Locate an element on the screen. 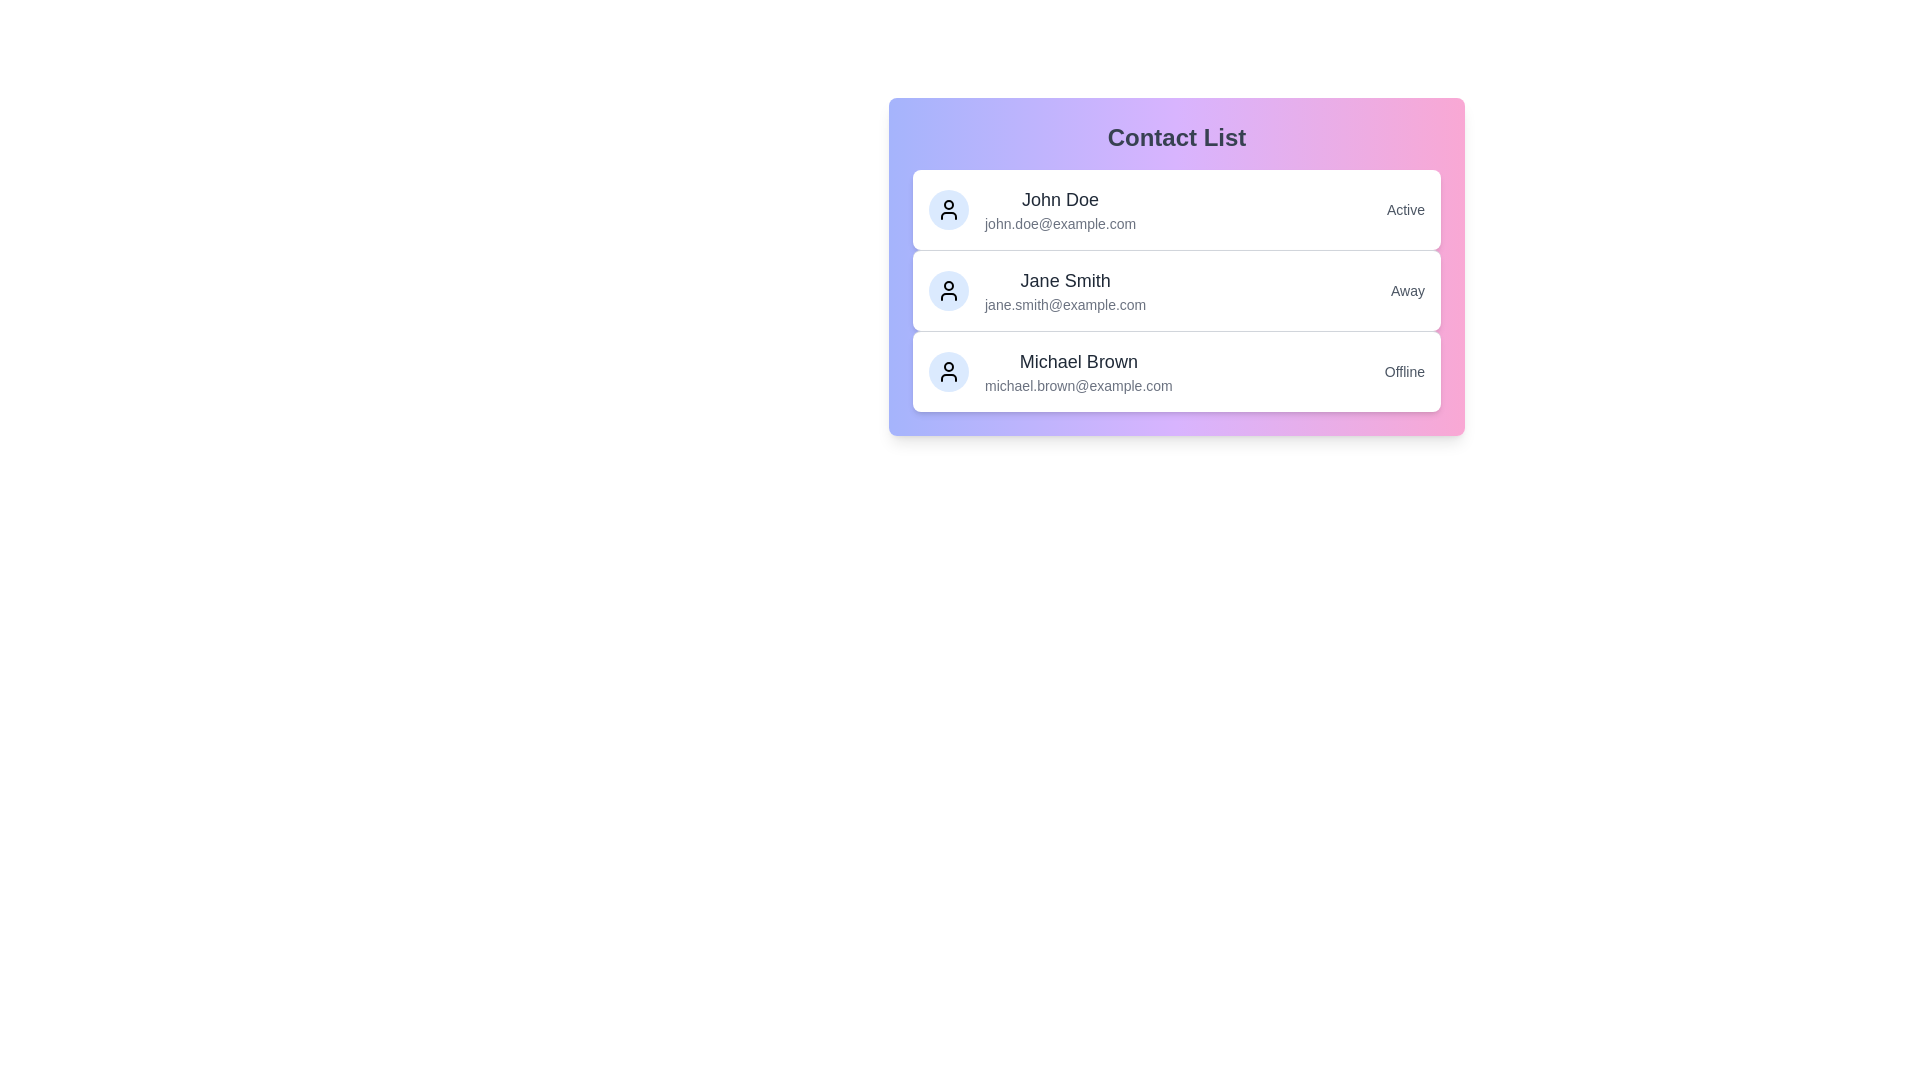 The width and height of the screenshot is (1920, 1080). the list item corresponding to Jane Smith is located at coordinates (1176, 290).